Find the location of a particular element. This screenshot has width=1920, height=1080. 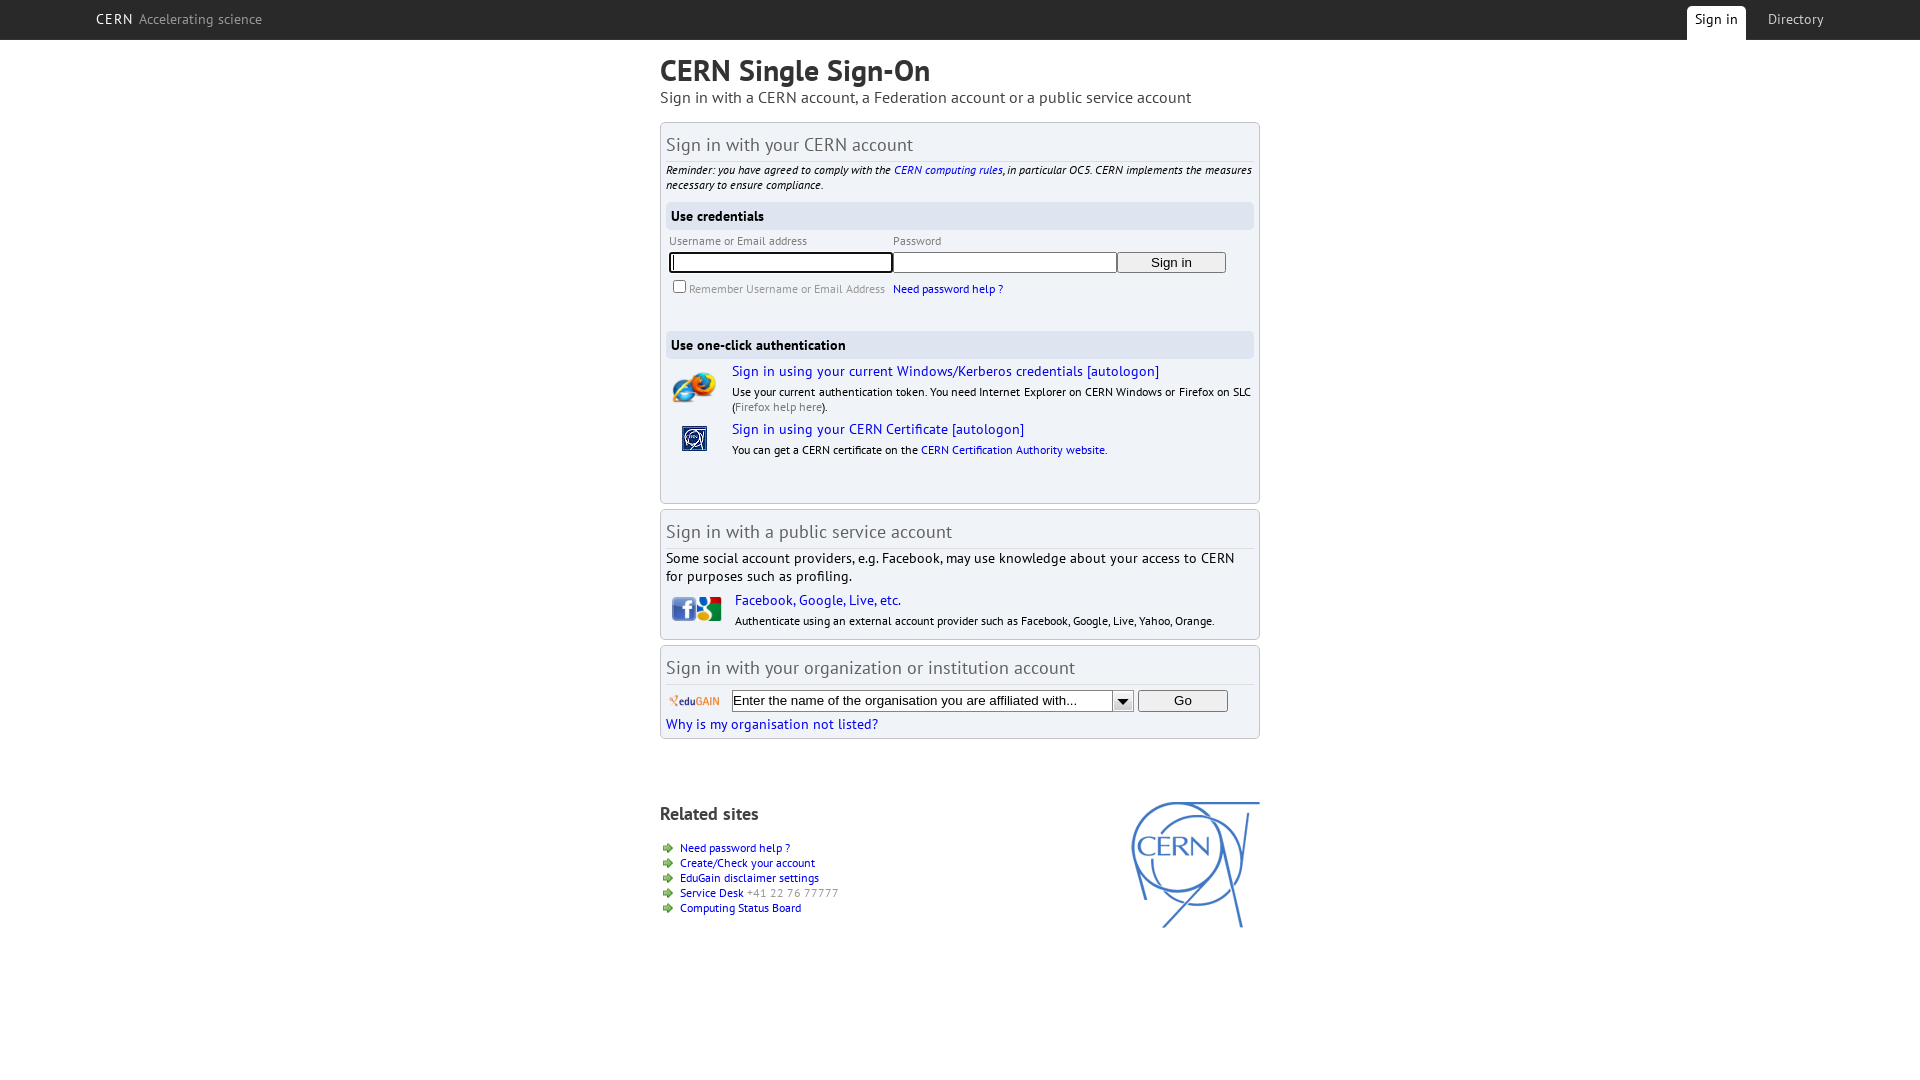

'Sign in' is located at coordinates (1715, 26).